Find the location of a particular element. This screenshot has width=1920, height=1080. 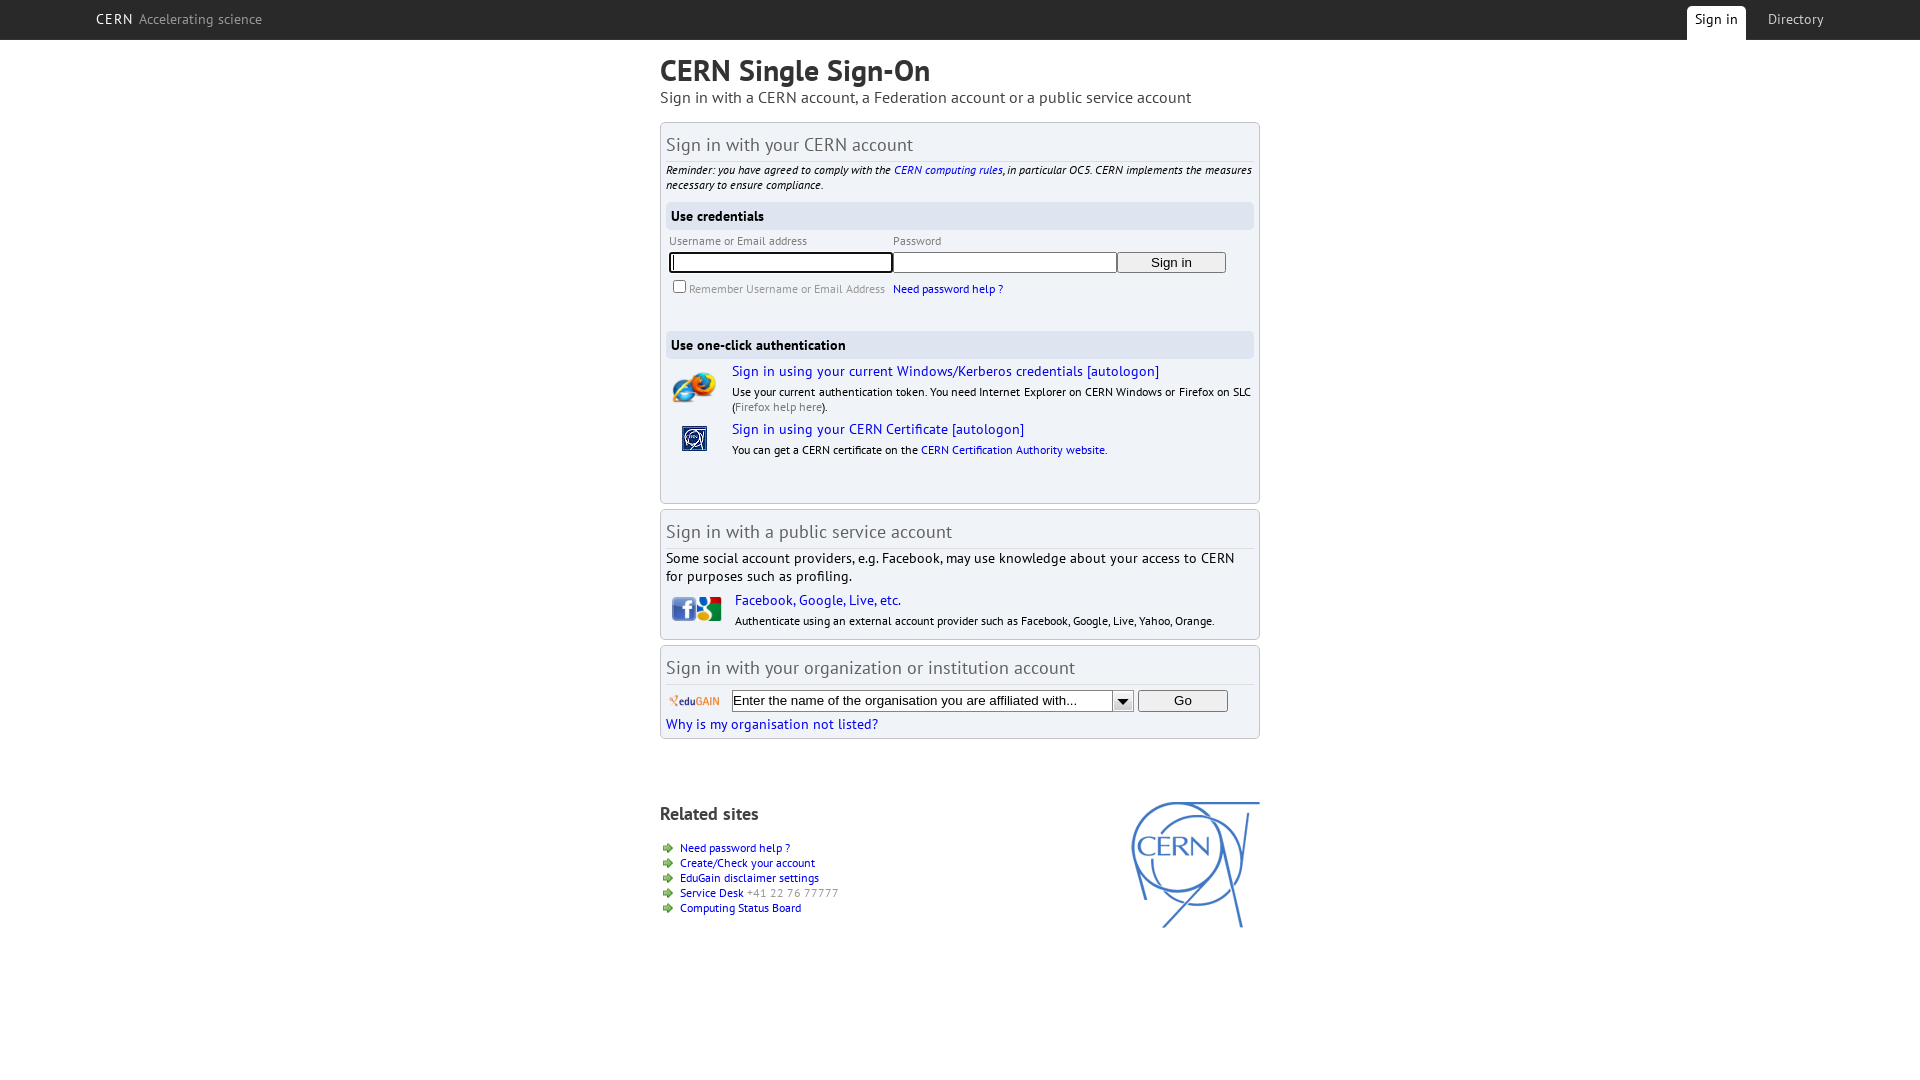

'Sign in' is located at coordinates (1715, 26).